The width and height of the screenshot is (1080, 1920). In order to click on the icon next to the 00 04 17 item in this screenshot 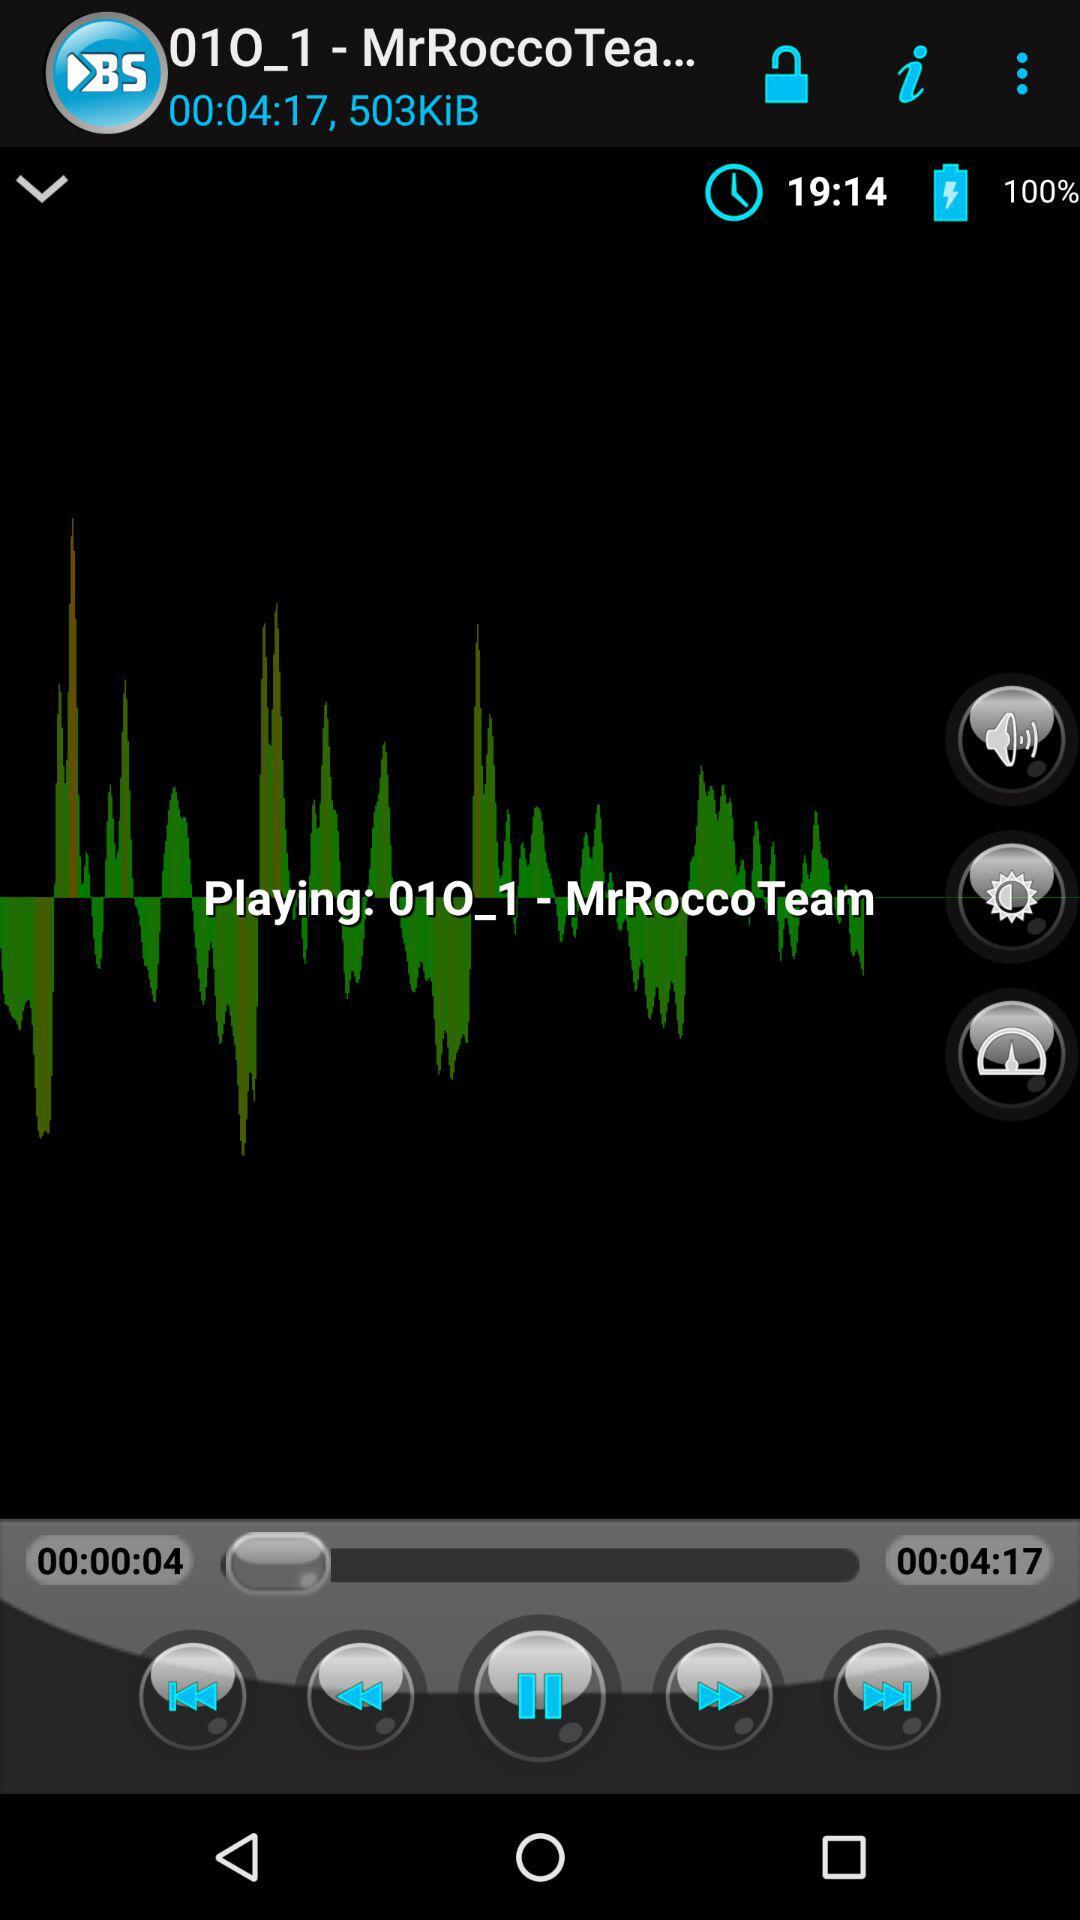, I will do `click(42, 188)`.